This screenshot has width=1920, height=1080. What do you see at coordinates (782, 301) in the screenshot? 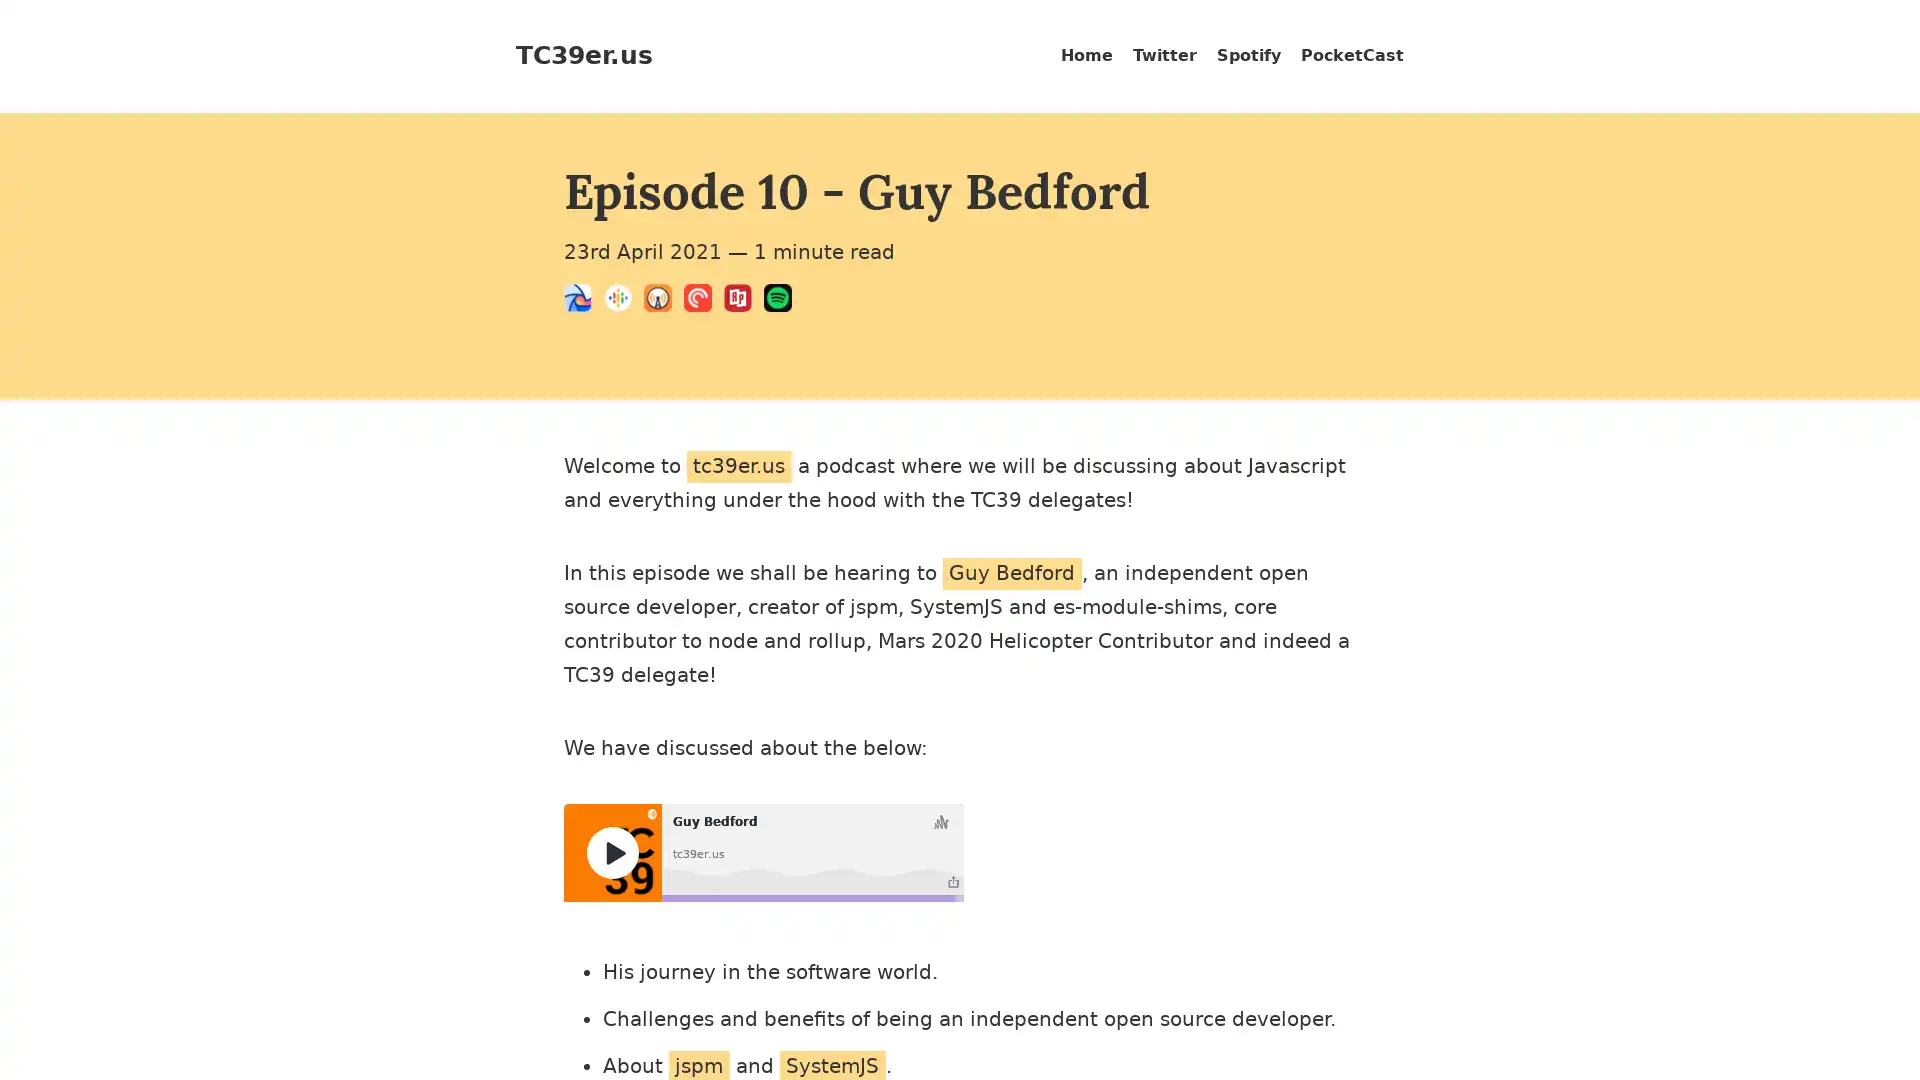
I see `Spotify Logo` at bounding box center [782, 301].